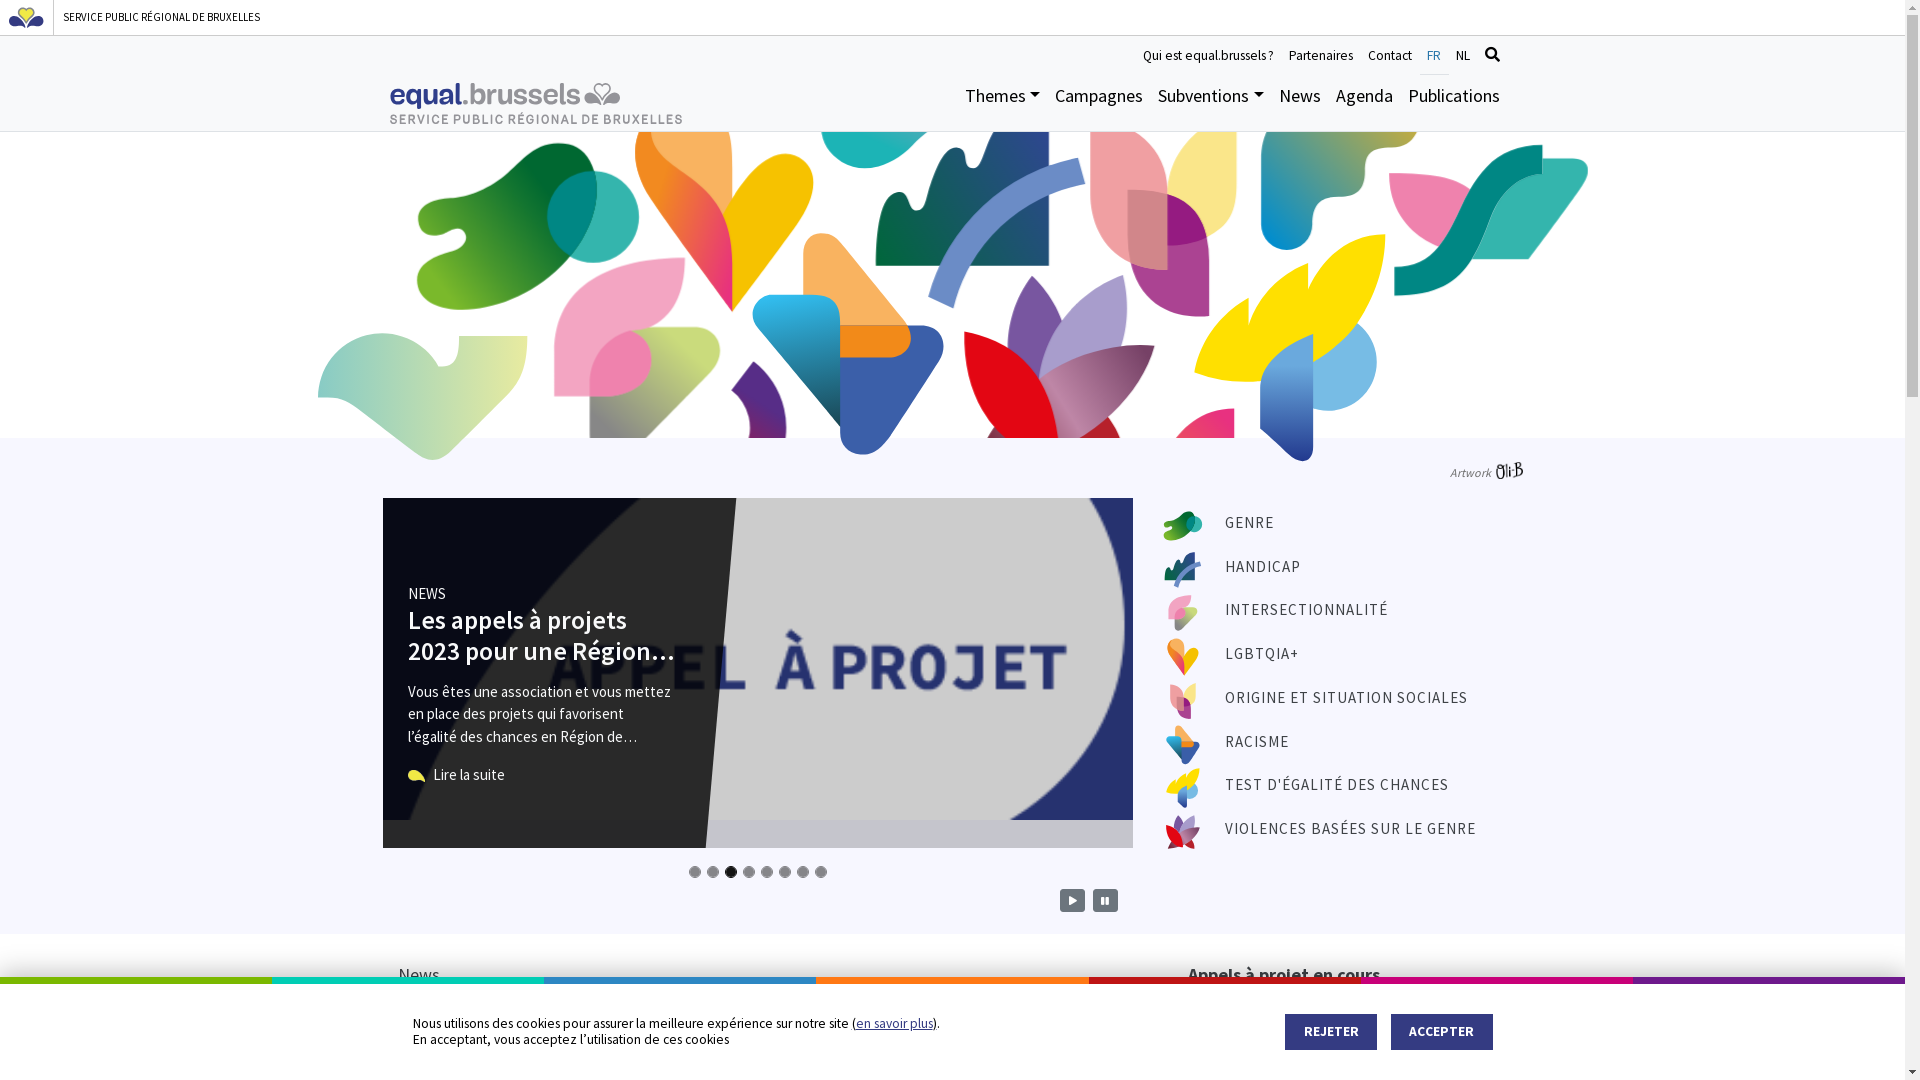 The height and width of the screenshot is (1080, 1920). Describe the element at coordinates (1478, 54) in the screenshot. I see `'Rechercher'` at that location.